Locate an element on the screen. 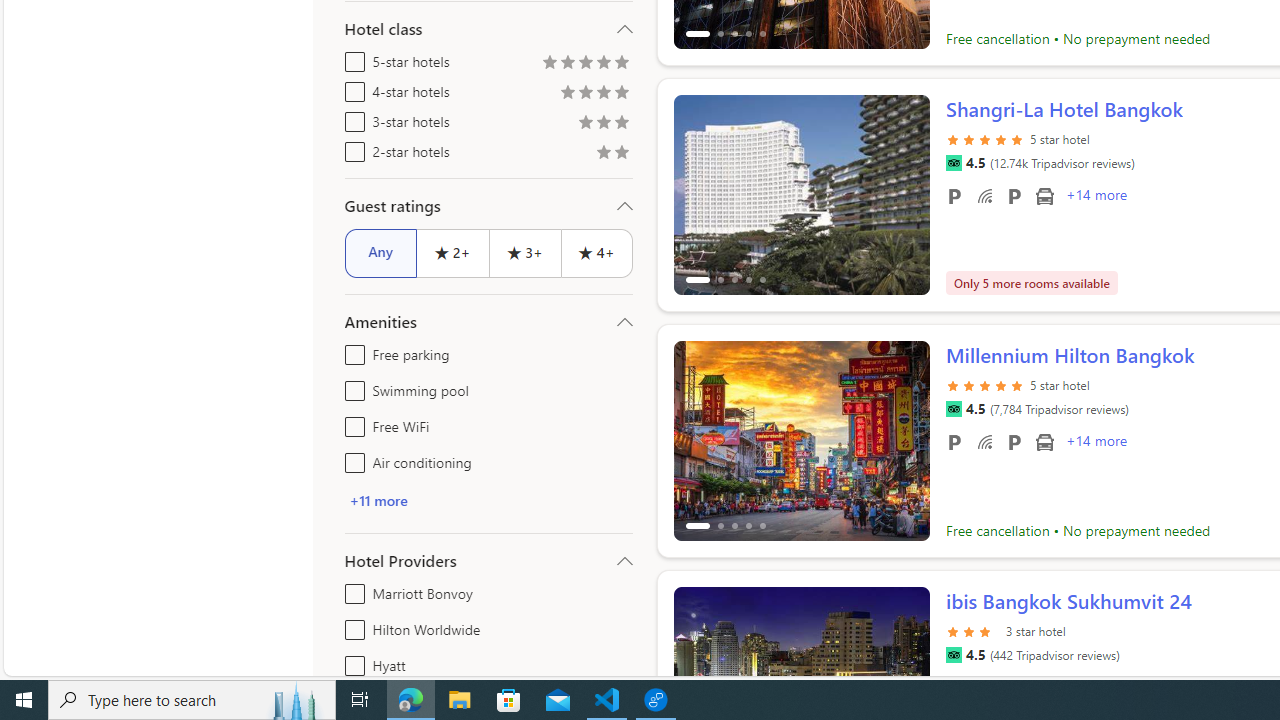 The image size is (1280, 720). '5-star hotels' is located at coordinates (351, 57).